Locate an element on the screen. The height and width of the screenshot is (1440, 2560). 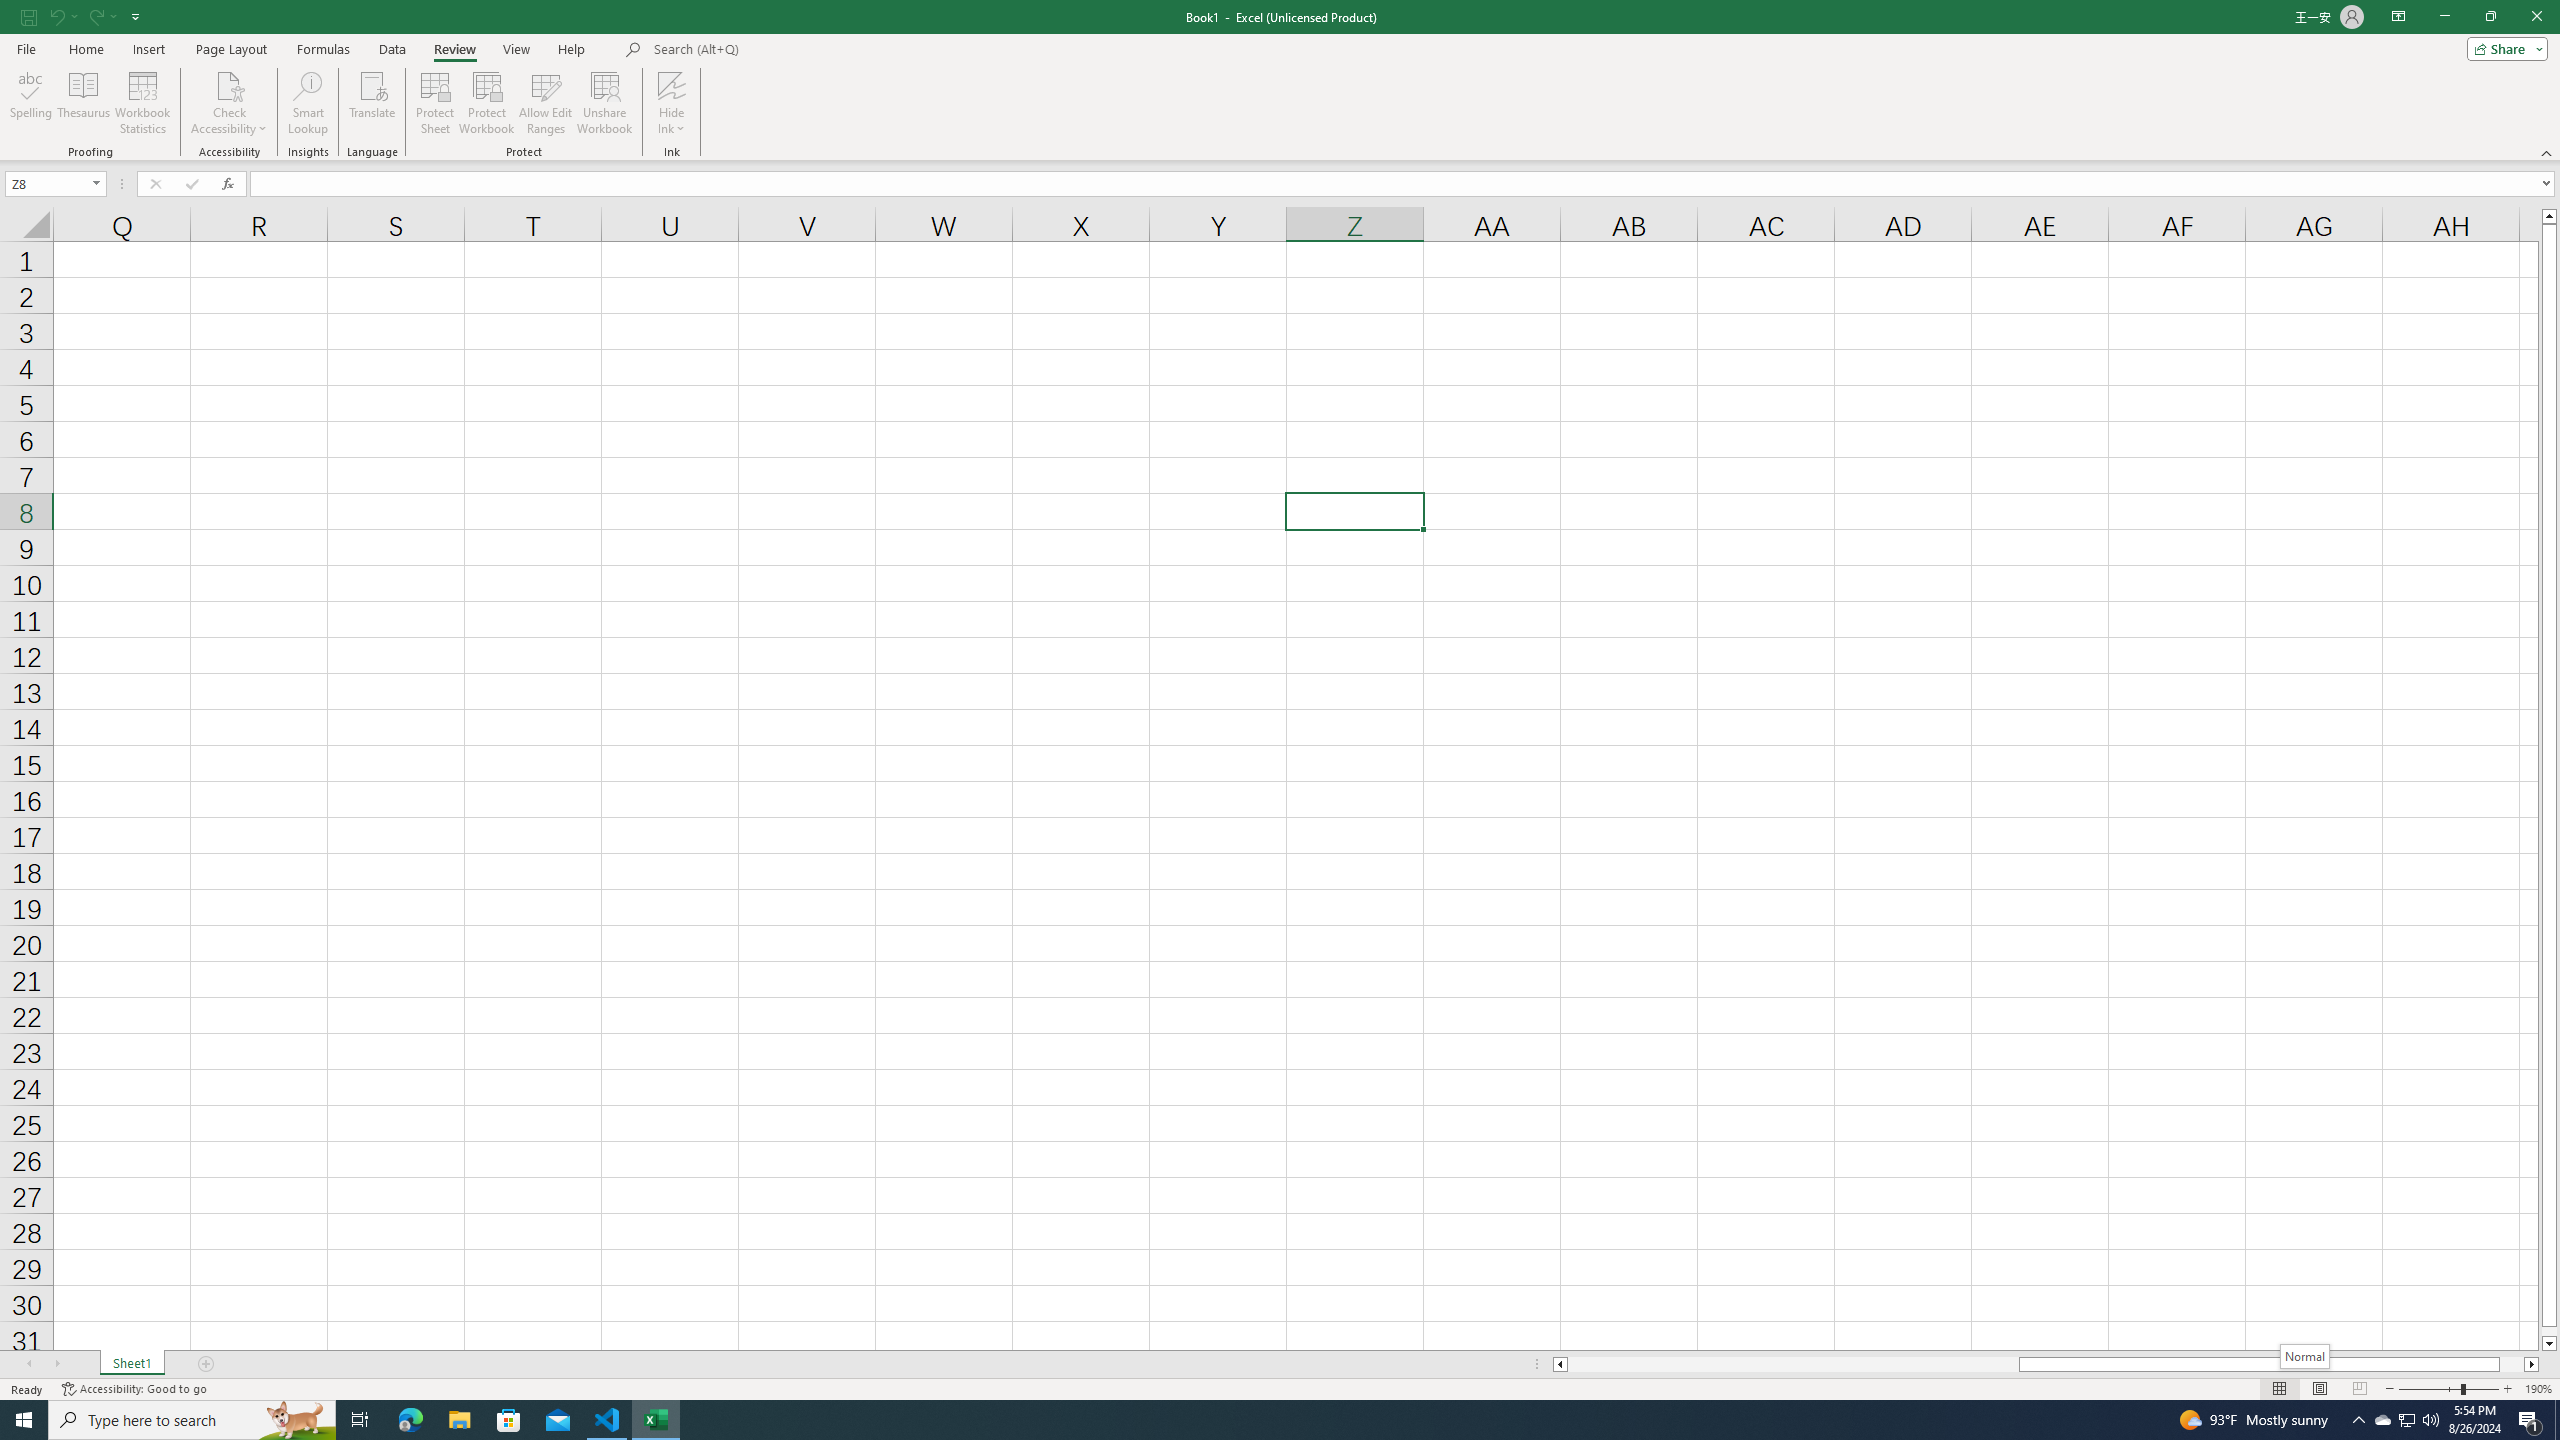
'Smart Lookup' is located at coordinates (307, 103).